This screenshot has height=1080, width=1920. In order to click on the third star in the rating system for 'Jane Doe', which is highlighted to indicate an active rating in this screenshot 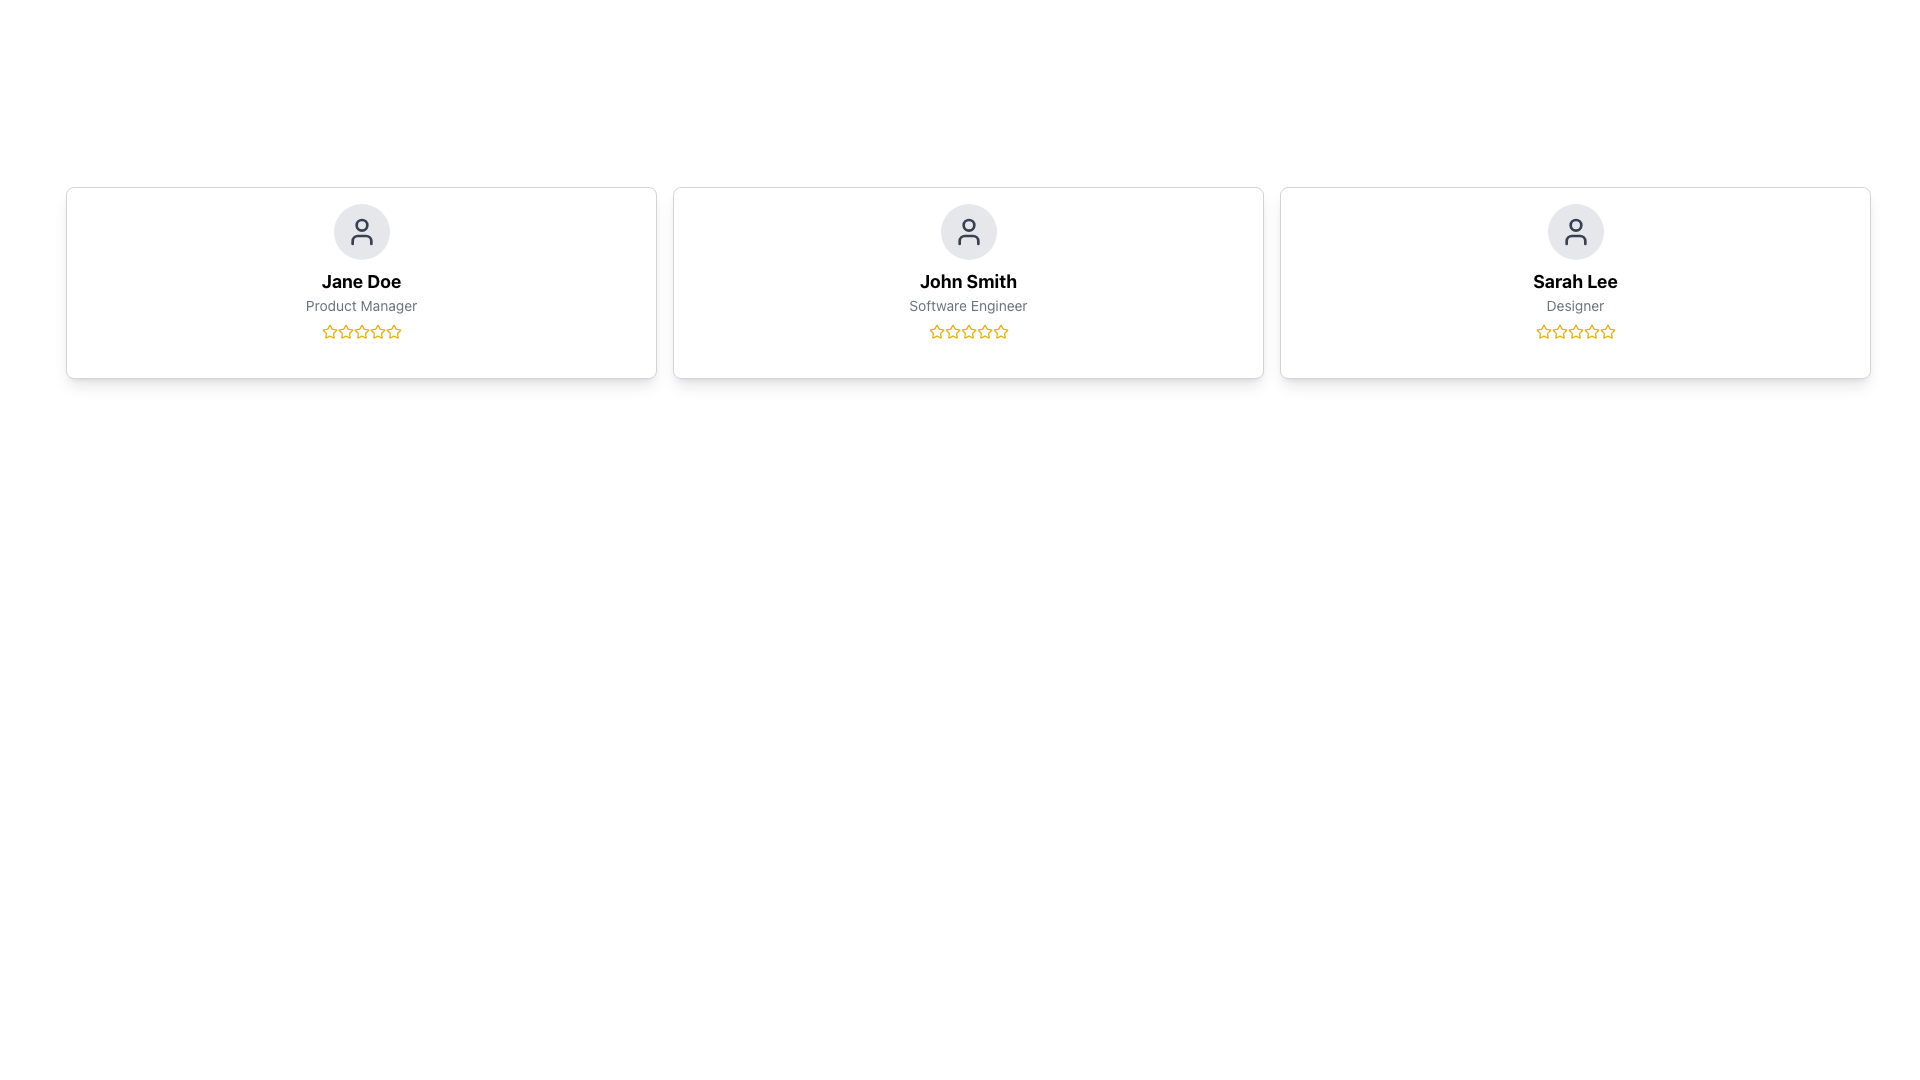, I will do `click(361, 330)`.